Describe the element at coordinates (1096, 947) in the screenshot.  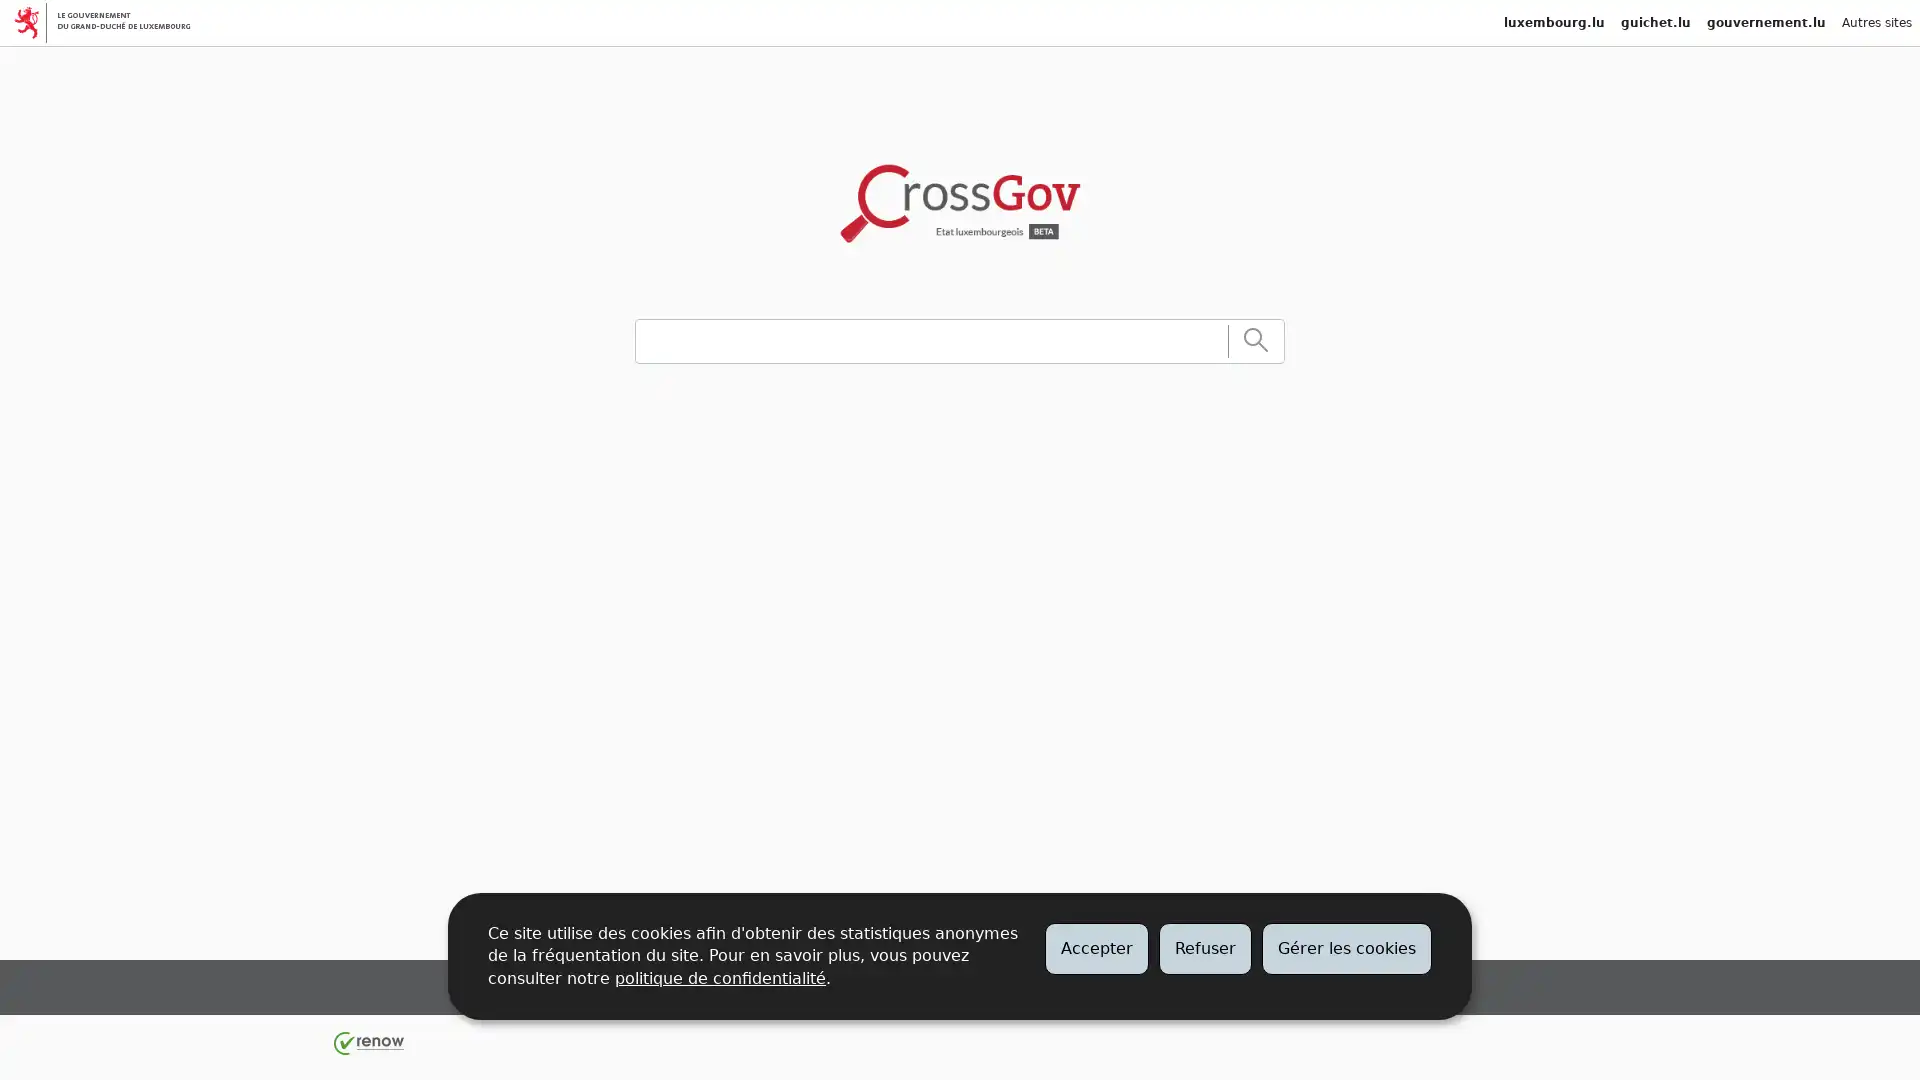
I see `Accepter` at that location.